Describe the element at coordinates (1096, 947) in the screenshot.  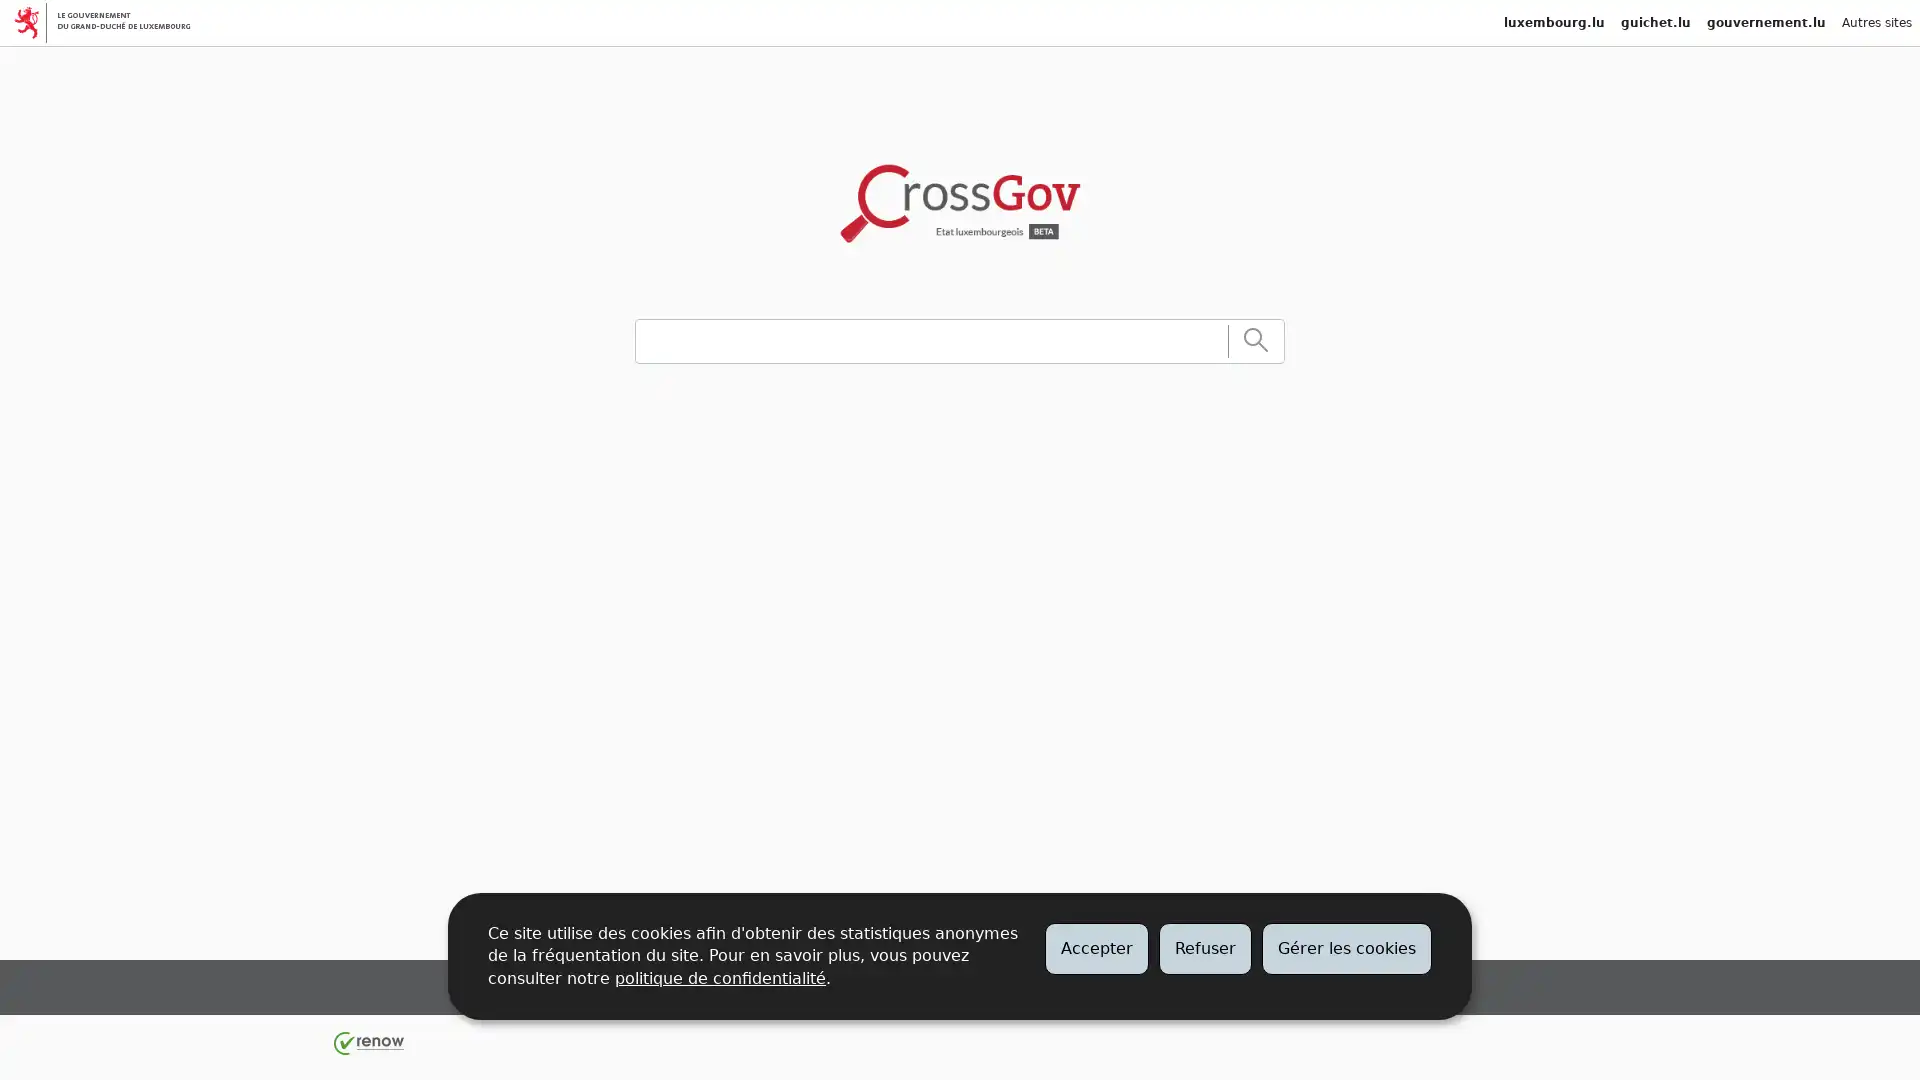
I see `Accepter` at that location.